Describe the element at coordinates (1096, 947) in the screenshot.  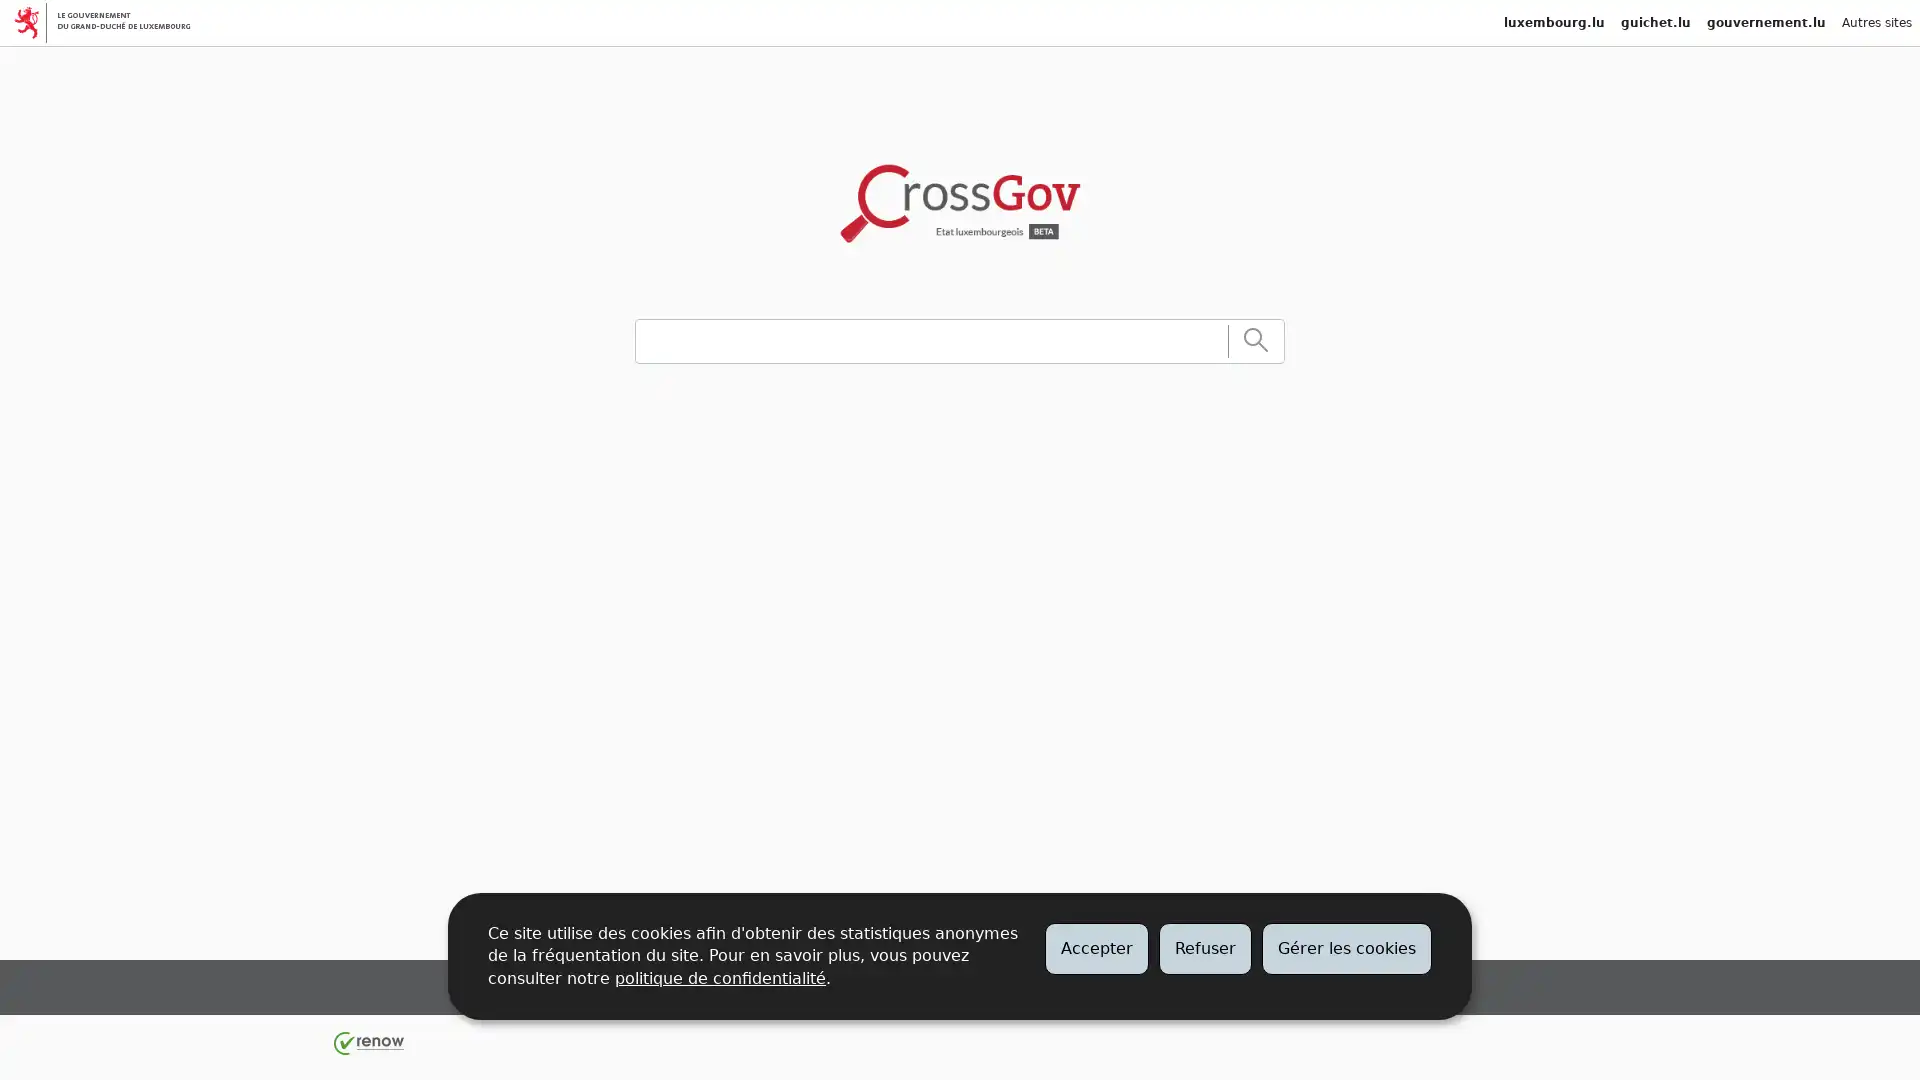
I see `Accepter` at that location.